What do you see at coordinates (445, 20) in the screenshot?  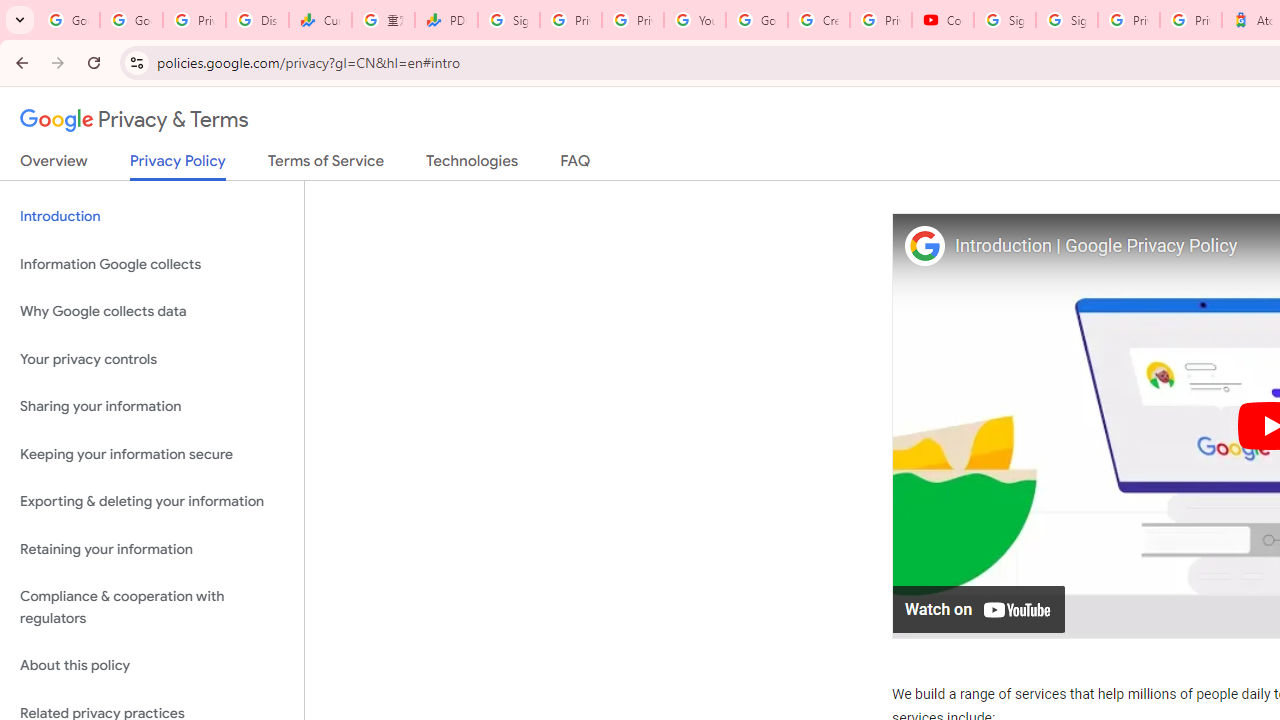 I see `'PDD Holdings Inc - ADR (PDD) Price & News - Google Finance'` at bounding box center [445, 20].